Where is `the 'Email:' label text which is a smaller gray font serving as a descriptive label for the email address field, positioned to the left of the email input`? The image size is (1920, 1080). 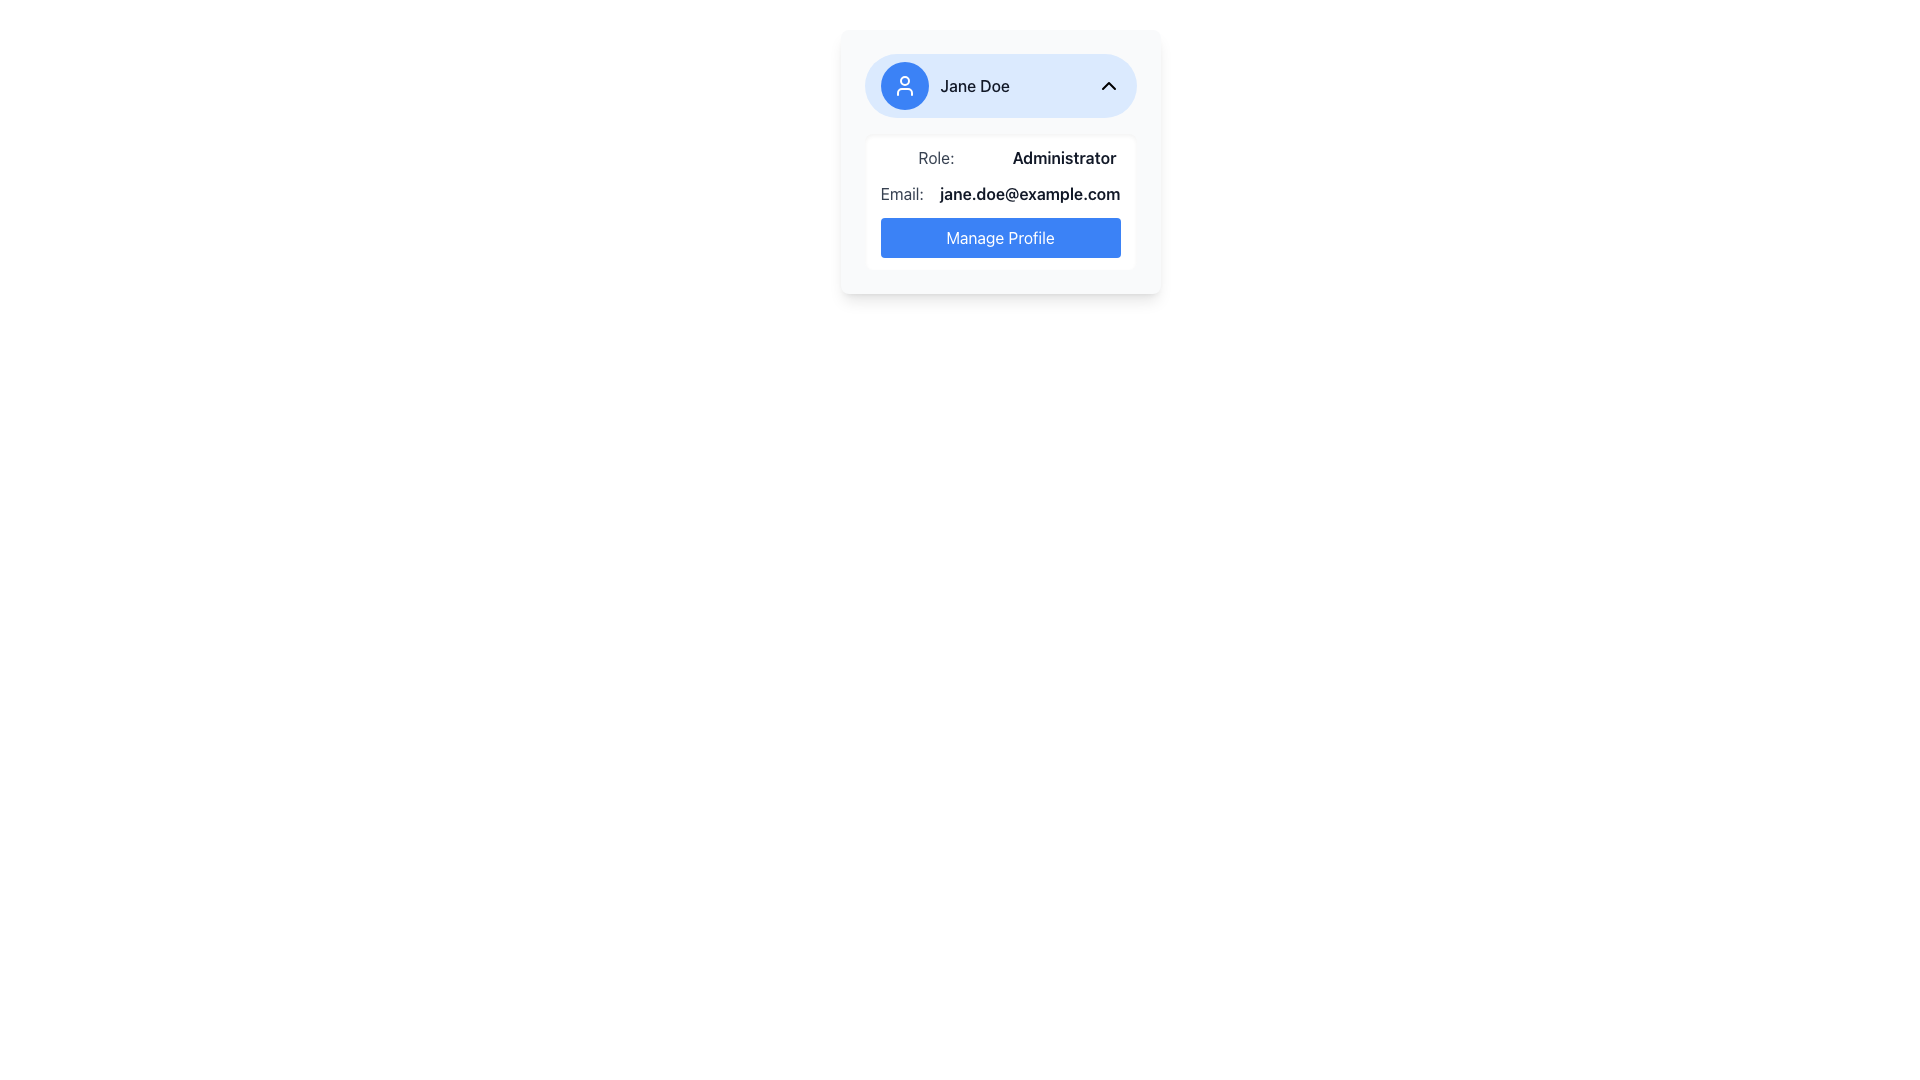 the 'Email:' label text which is a smaller gray font serving as a descriptive label for the email address field, positioned to the left of the email input is located at coordinates (901, 193).